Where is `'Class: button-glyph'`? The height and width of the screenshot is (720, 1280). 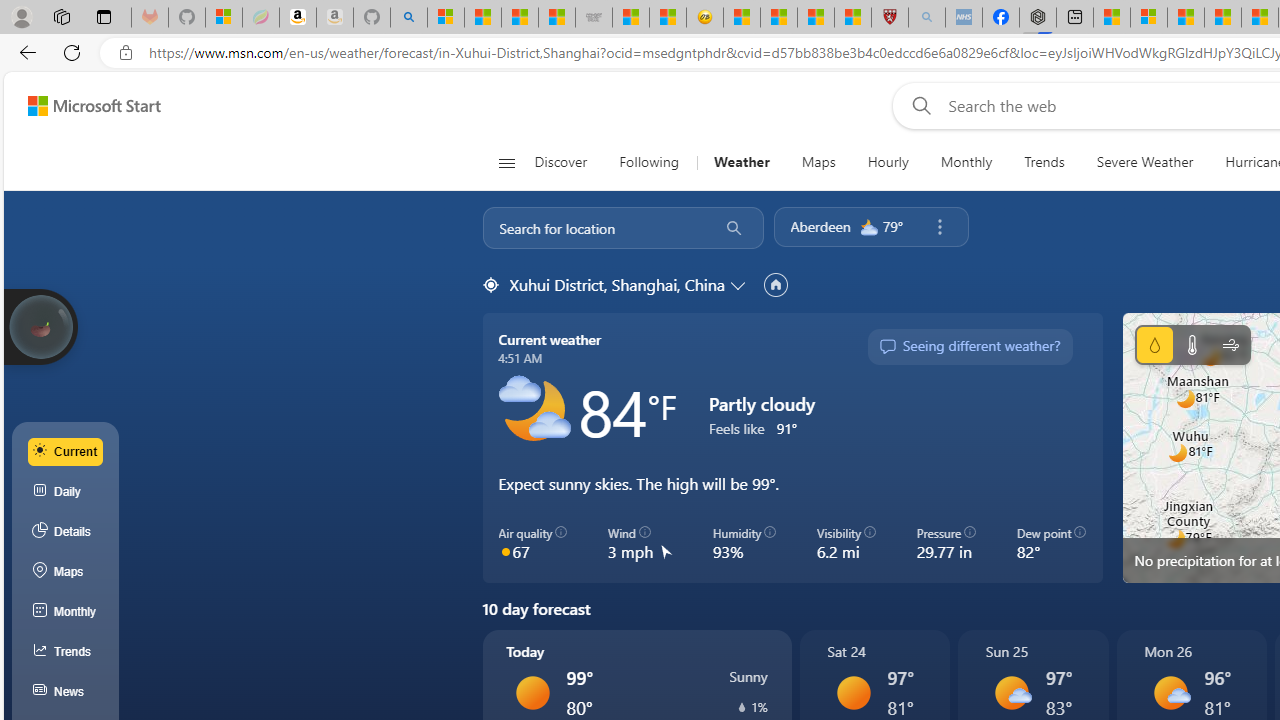 'Class: button-glyph' is located at coordinates (506, 162).